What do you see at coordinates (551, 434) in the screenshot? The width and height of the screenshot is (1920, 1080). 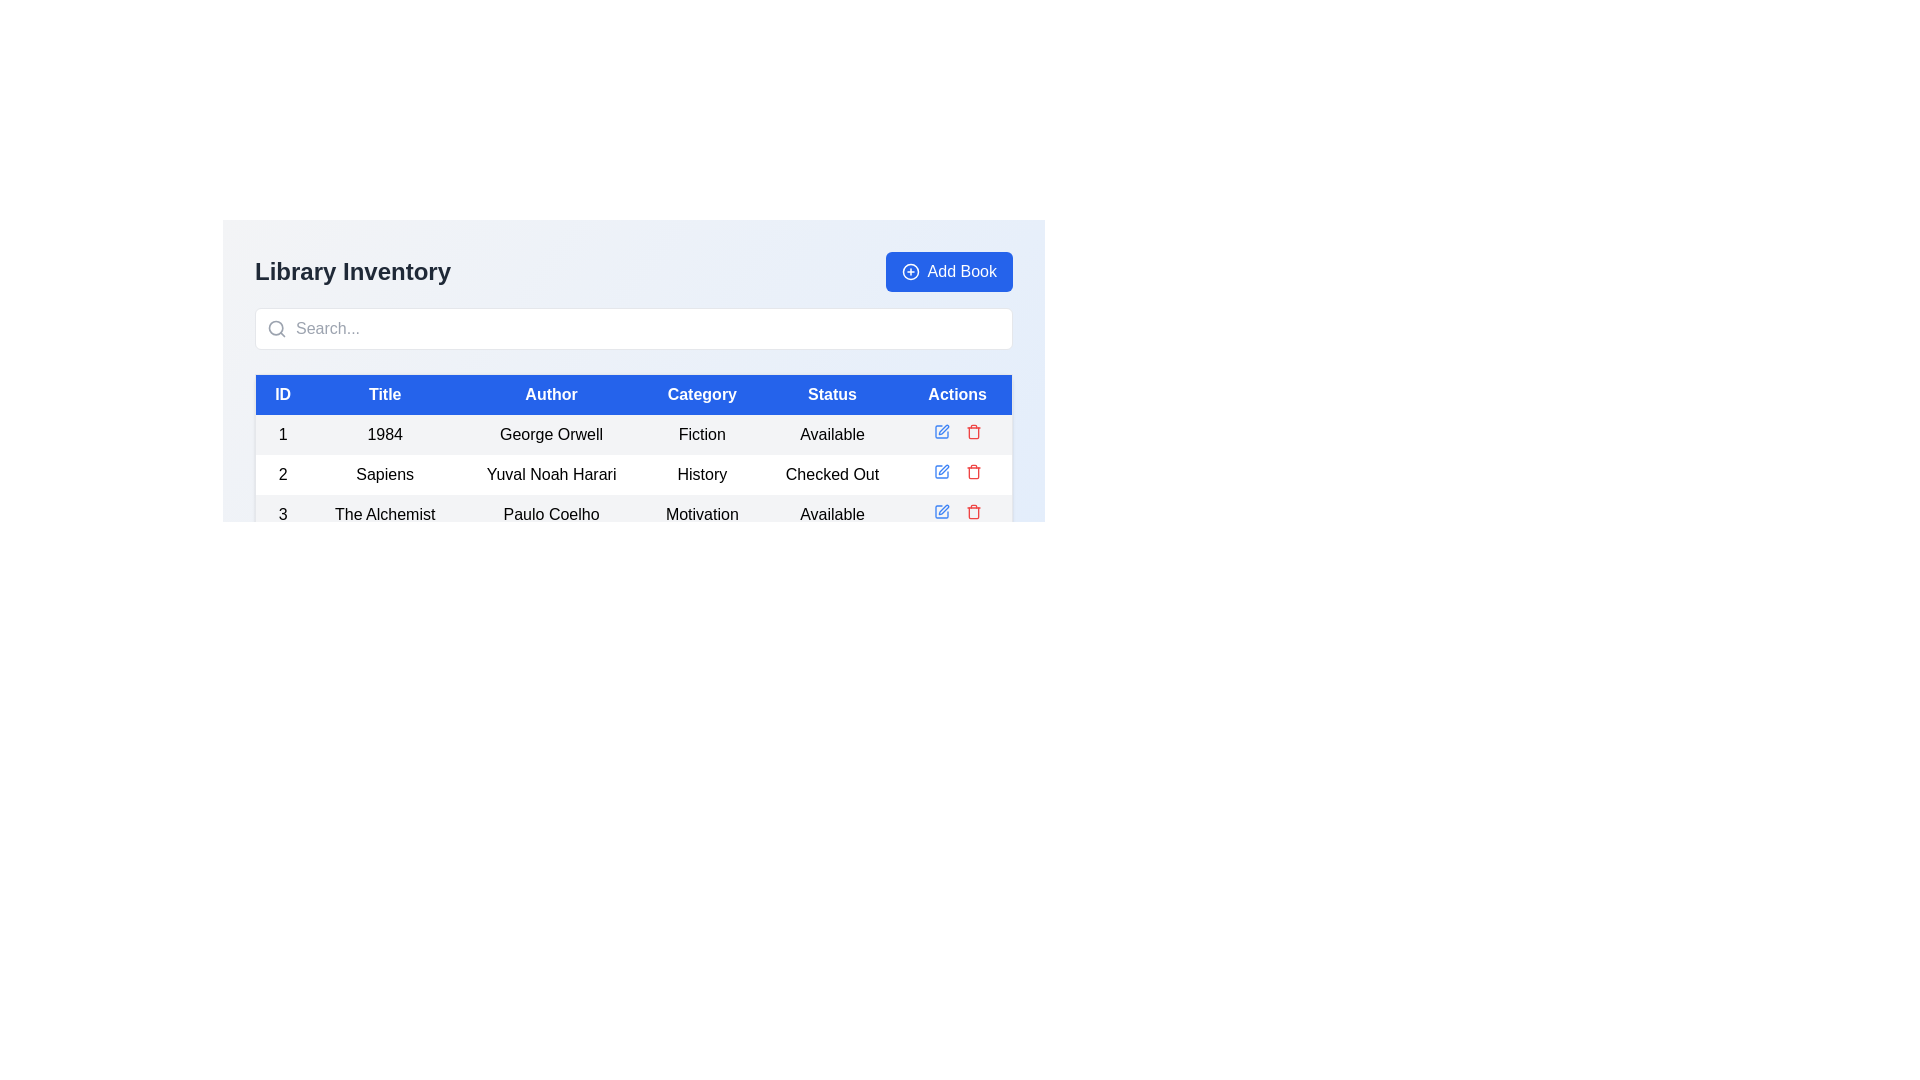 I see `the label displaying the author's name in the first row of the table under the 'Author' column` at bounding box center [551, 434].